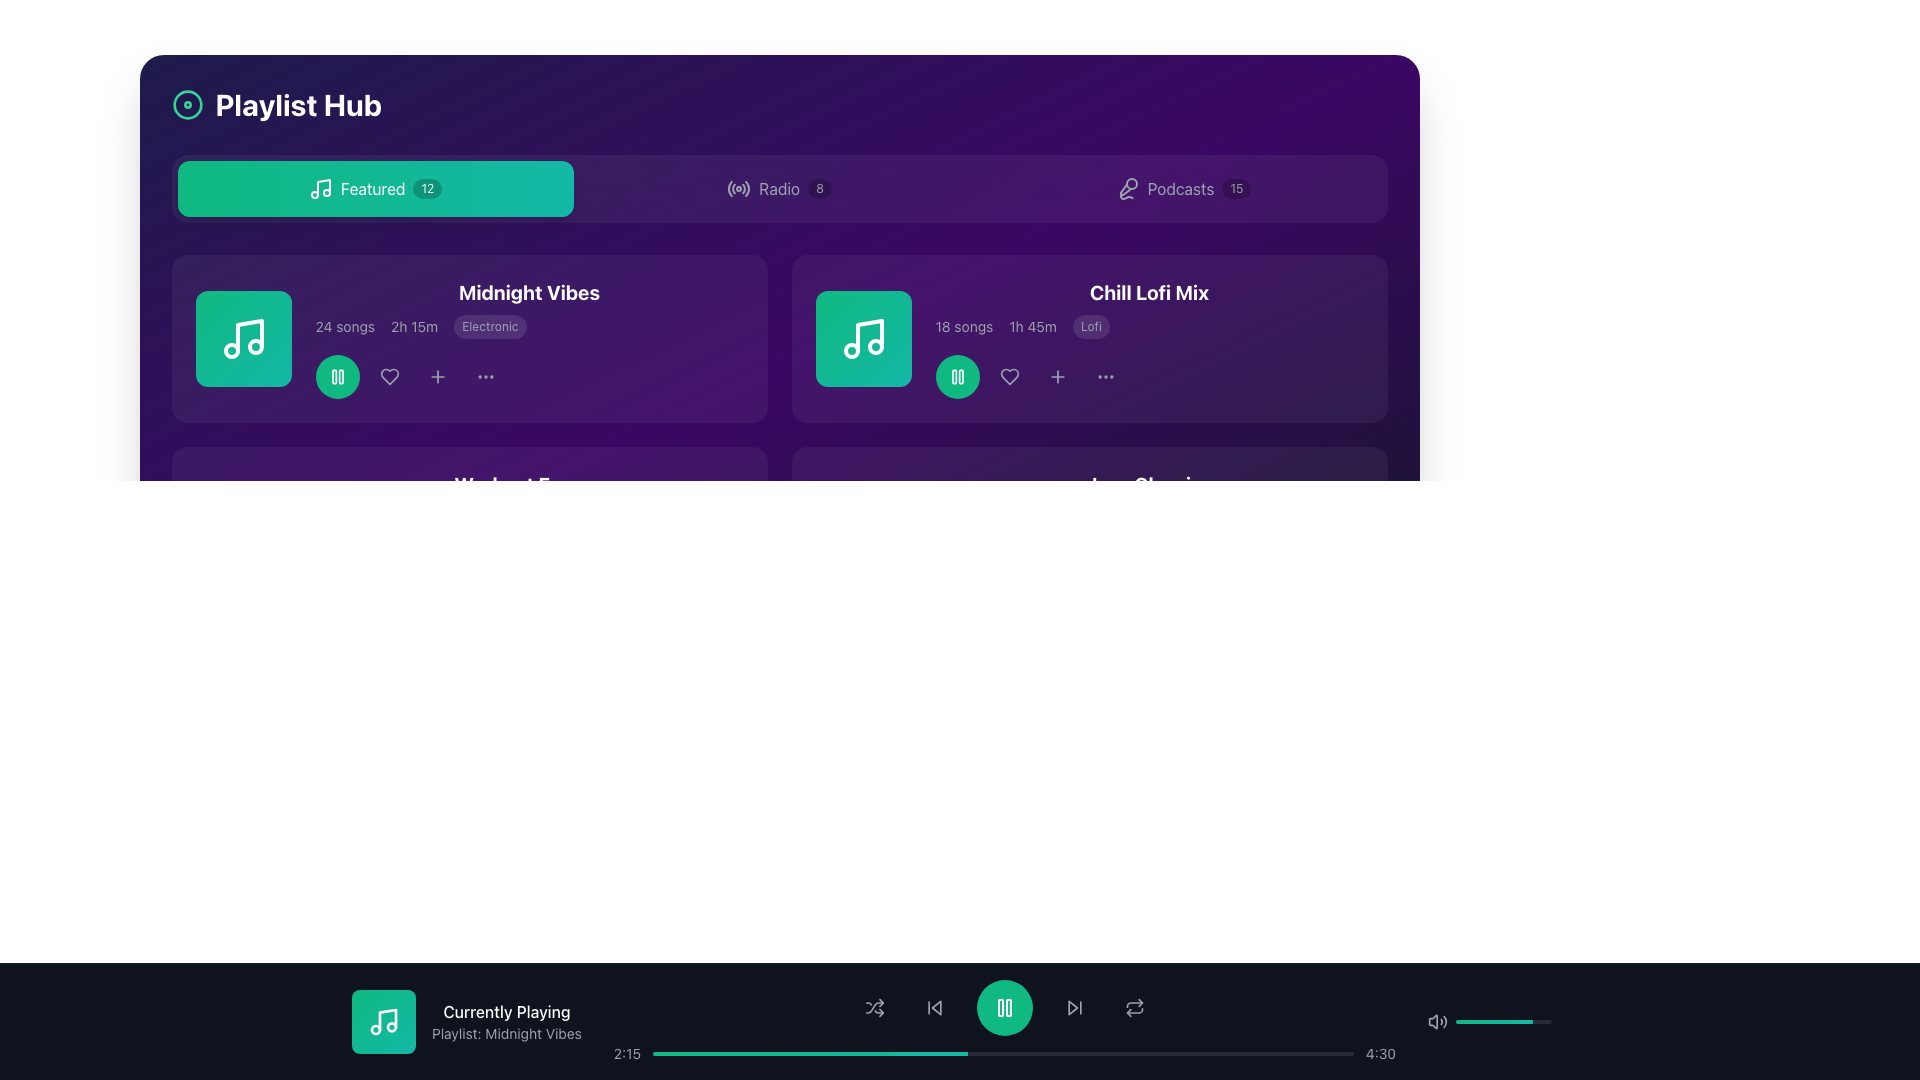  Describe the element at coordinates (964, 326) in the screenshot. I see `the text label displaying '18 songs', which is part of the playlist details and is located to the left of '1h 45m' and to the right of 'Chill Lofi Mix'` at that location.